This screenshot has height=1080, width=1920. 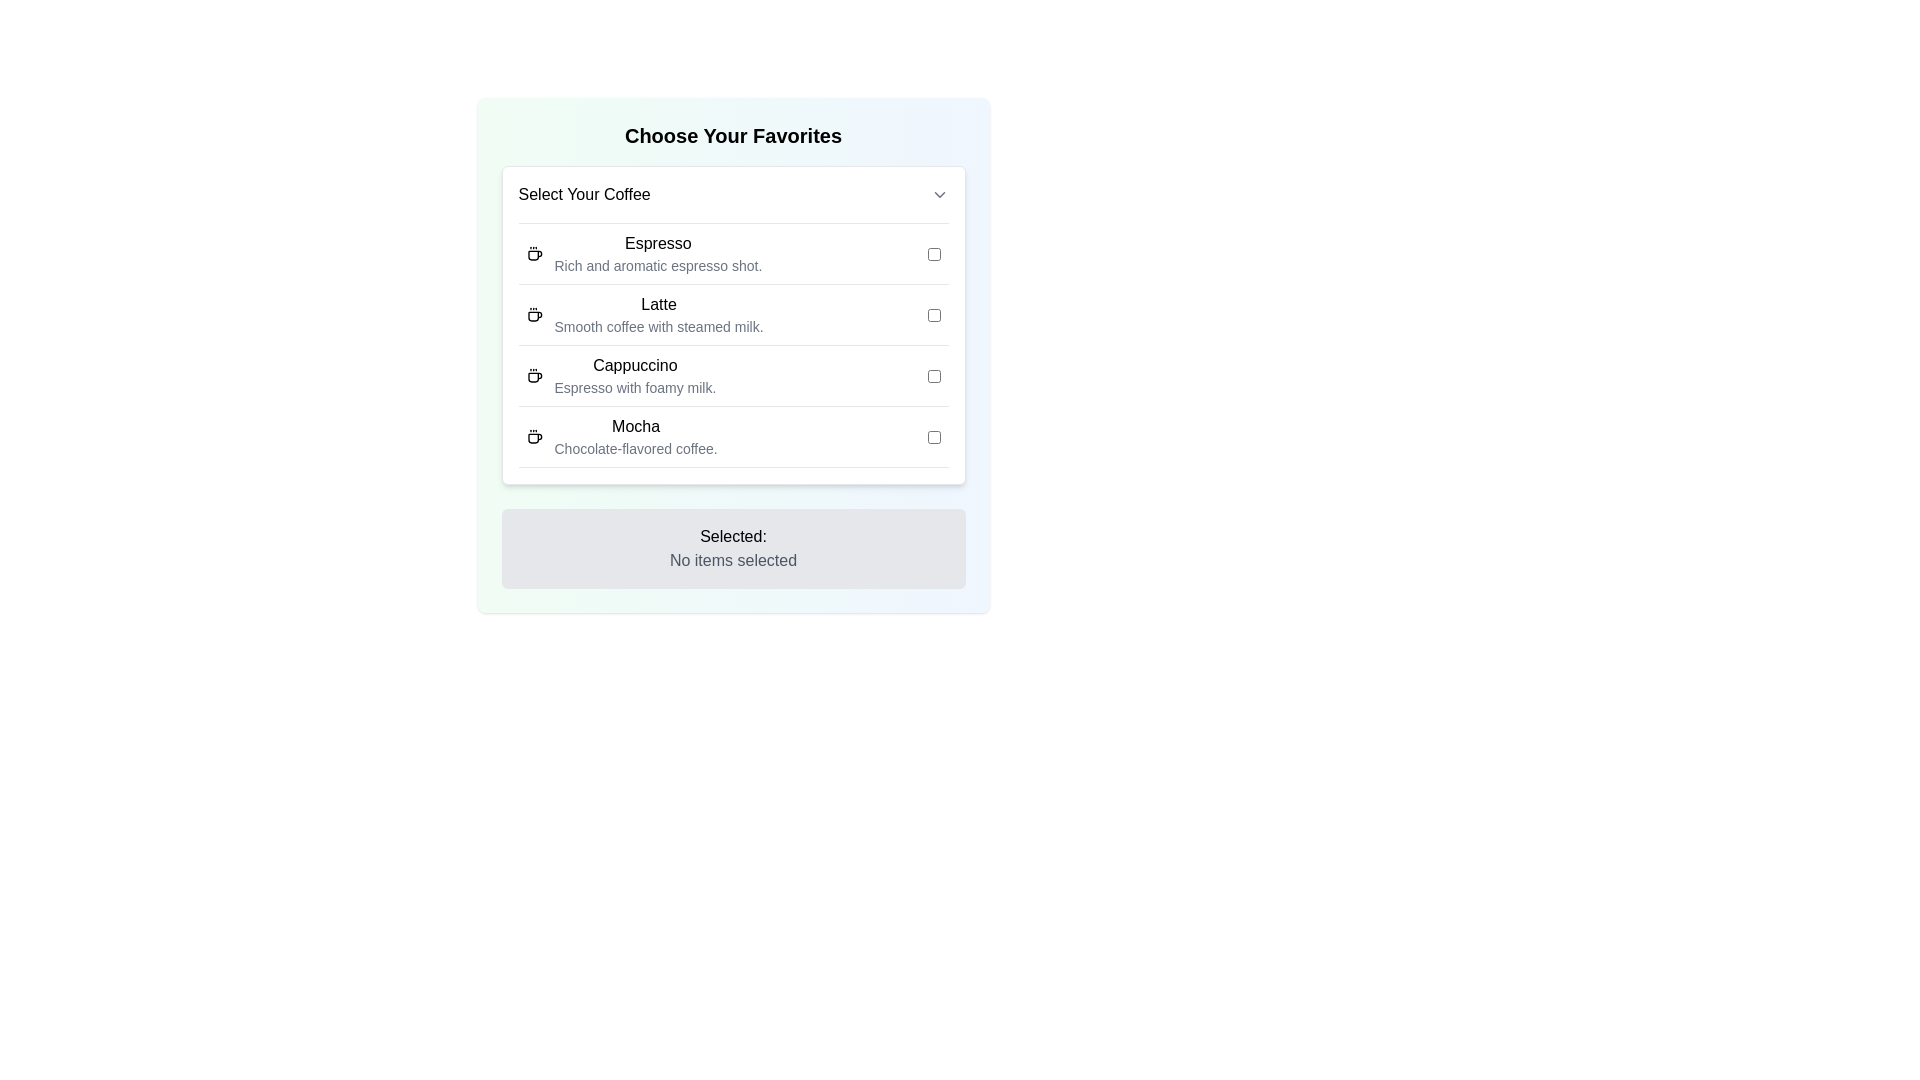 I want to click on the informational entry describing the 'Espresso' coffee option, located in the vertical list under 'Select Your Coffee.', so click(x=658, y=253).